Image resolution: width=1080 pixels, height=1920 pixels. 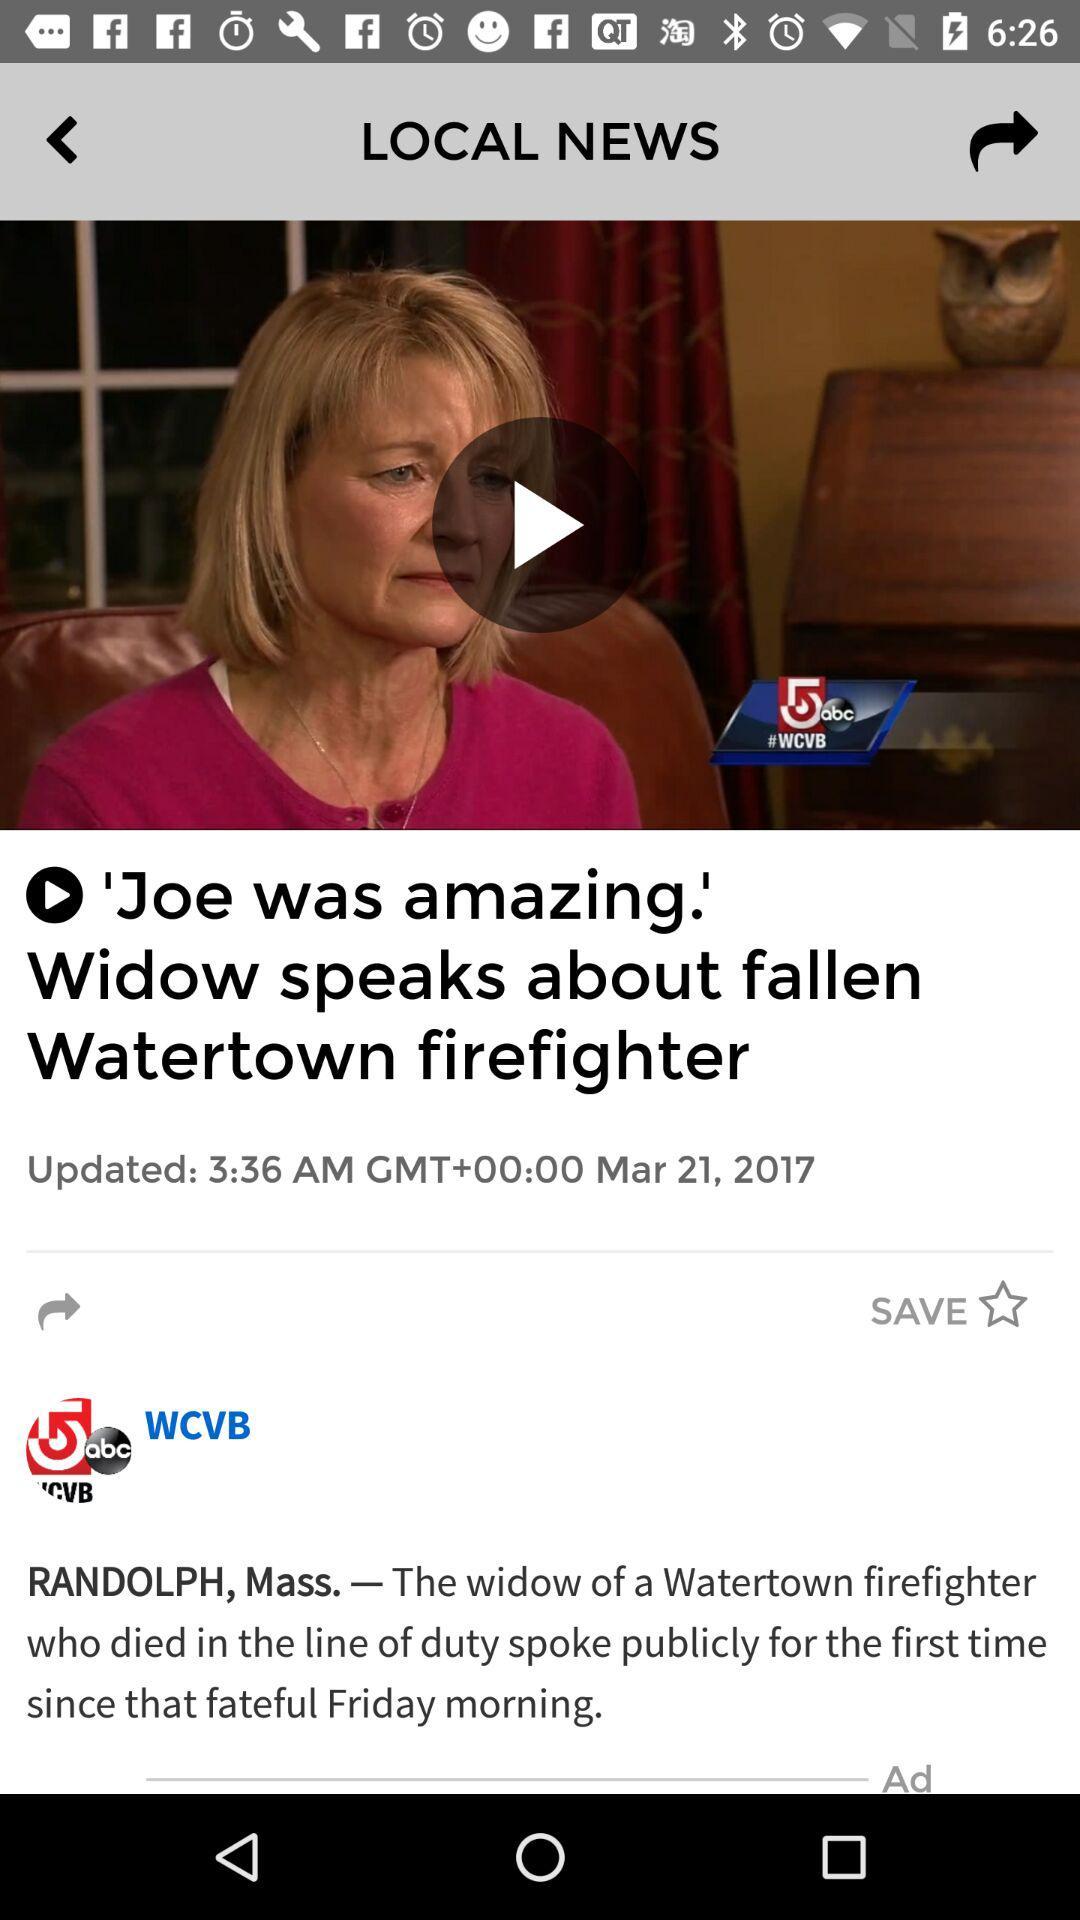 I want to click on the redo icon, so click(x=1003, y=140).